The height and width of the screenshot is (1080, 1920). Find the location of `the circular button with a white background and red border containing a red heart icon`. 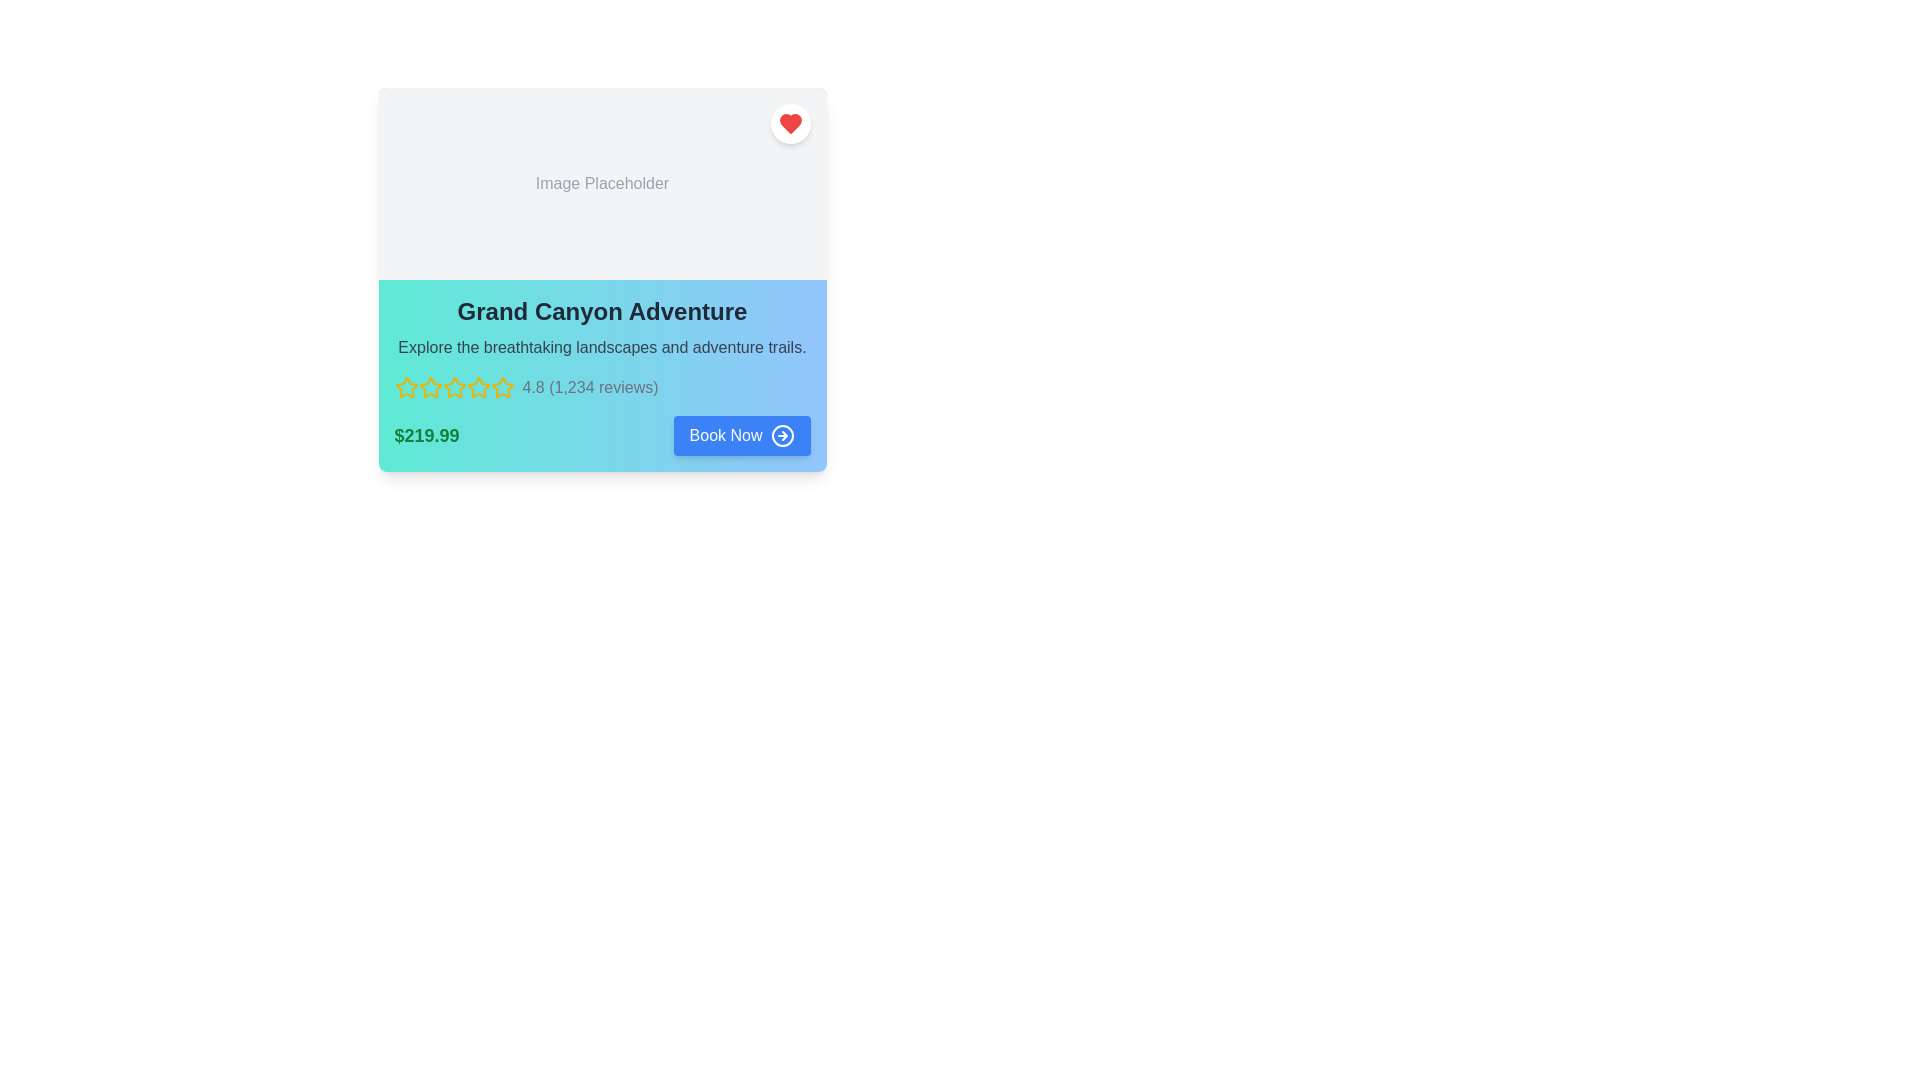

the circular button with a white background and red border containing a red heart icon is located at coordinates (789, 123).